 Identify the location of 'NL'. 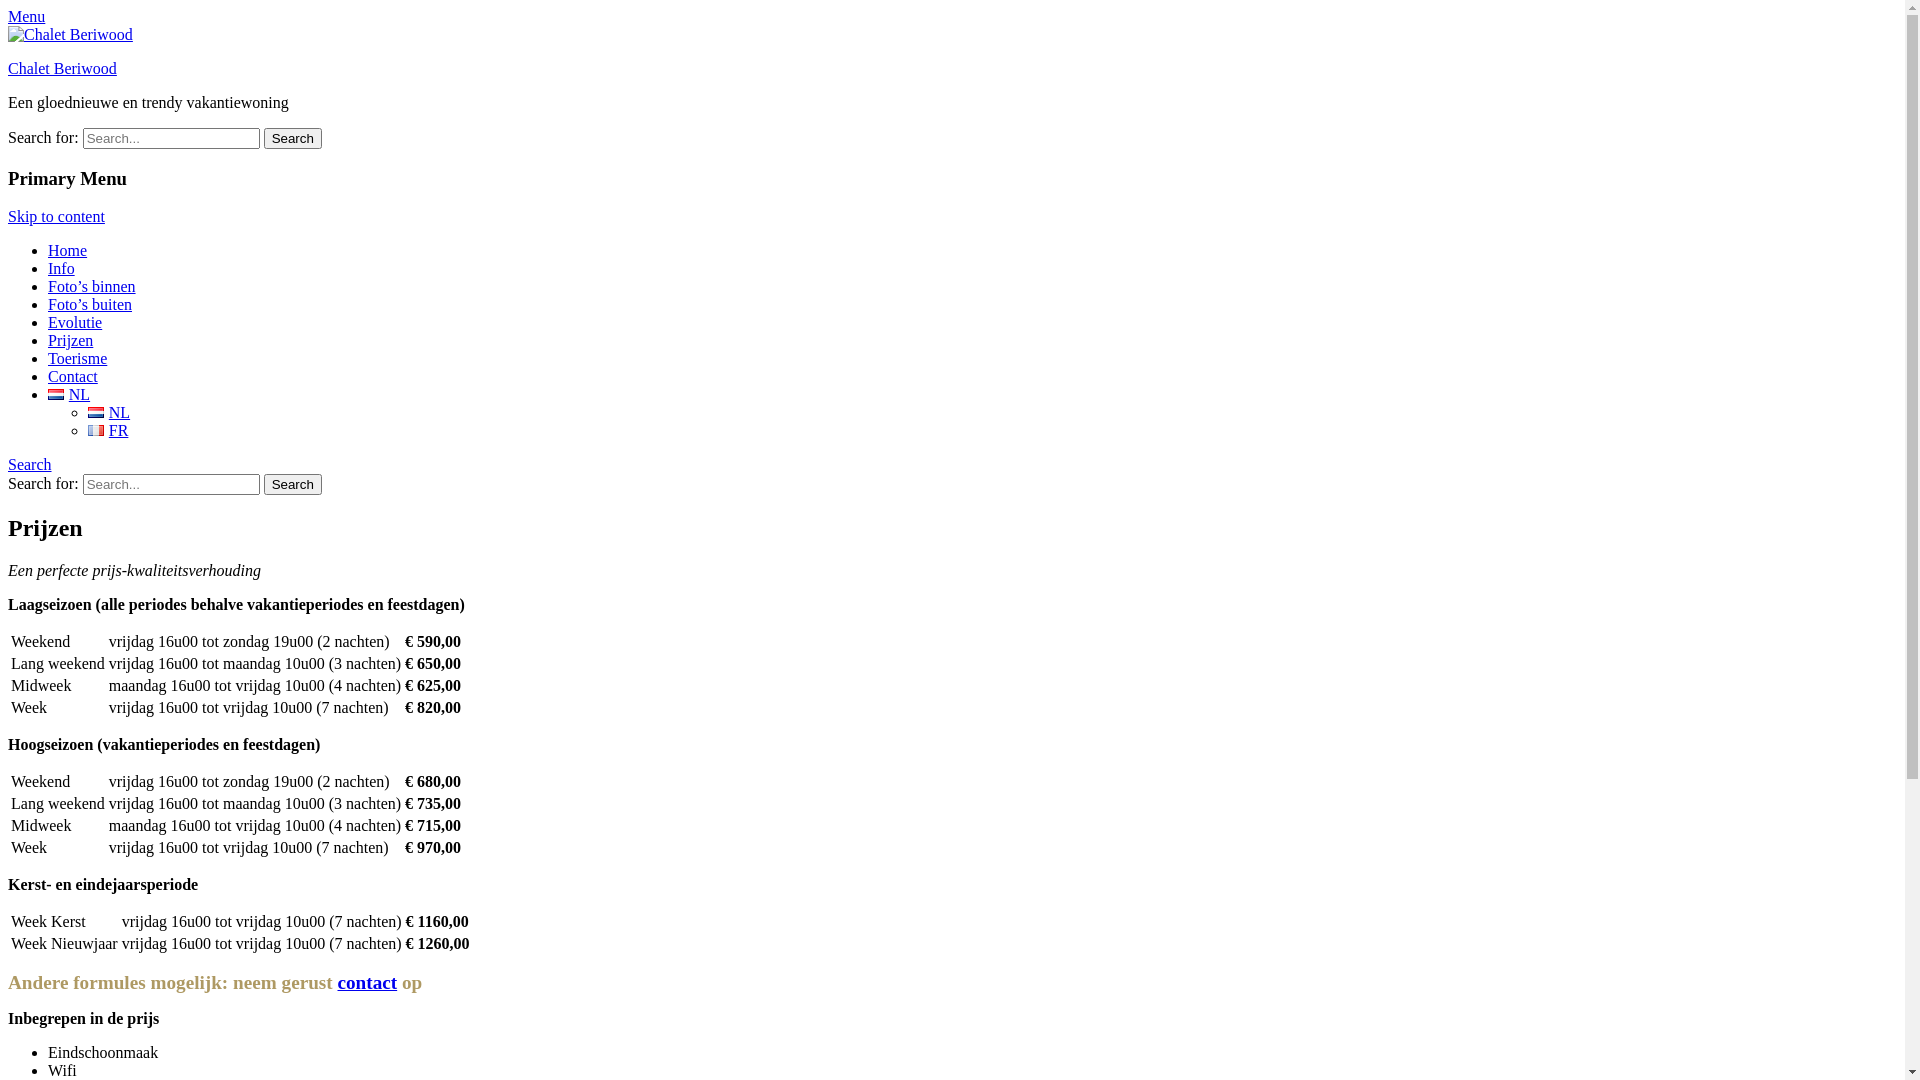
(108, 411).